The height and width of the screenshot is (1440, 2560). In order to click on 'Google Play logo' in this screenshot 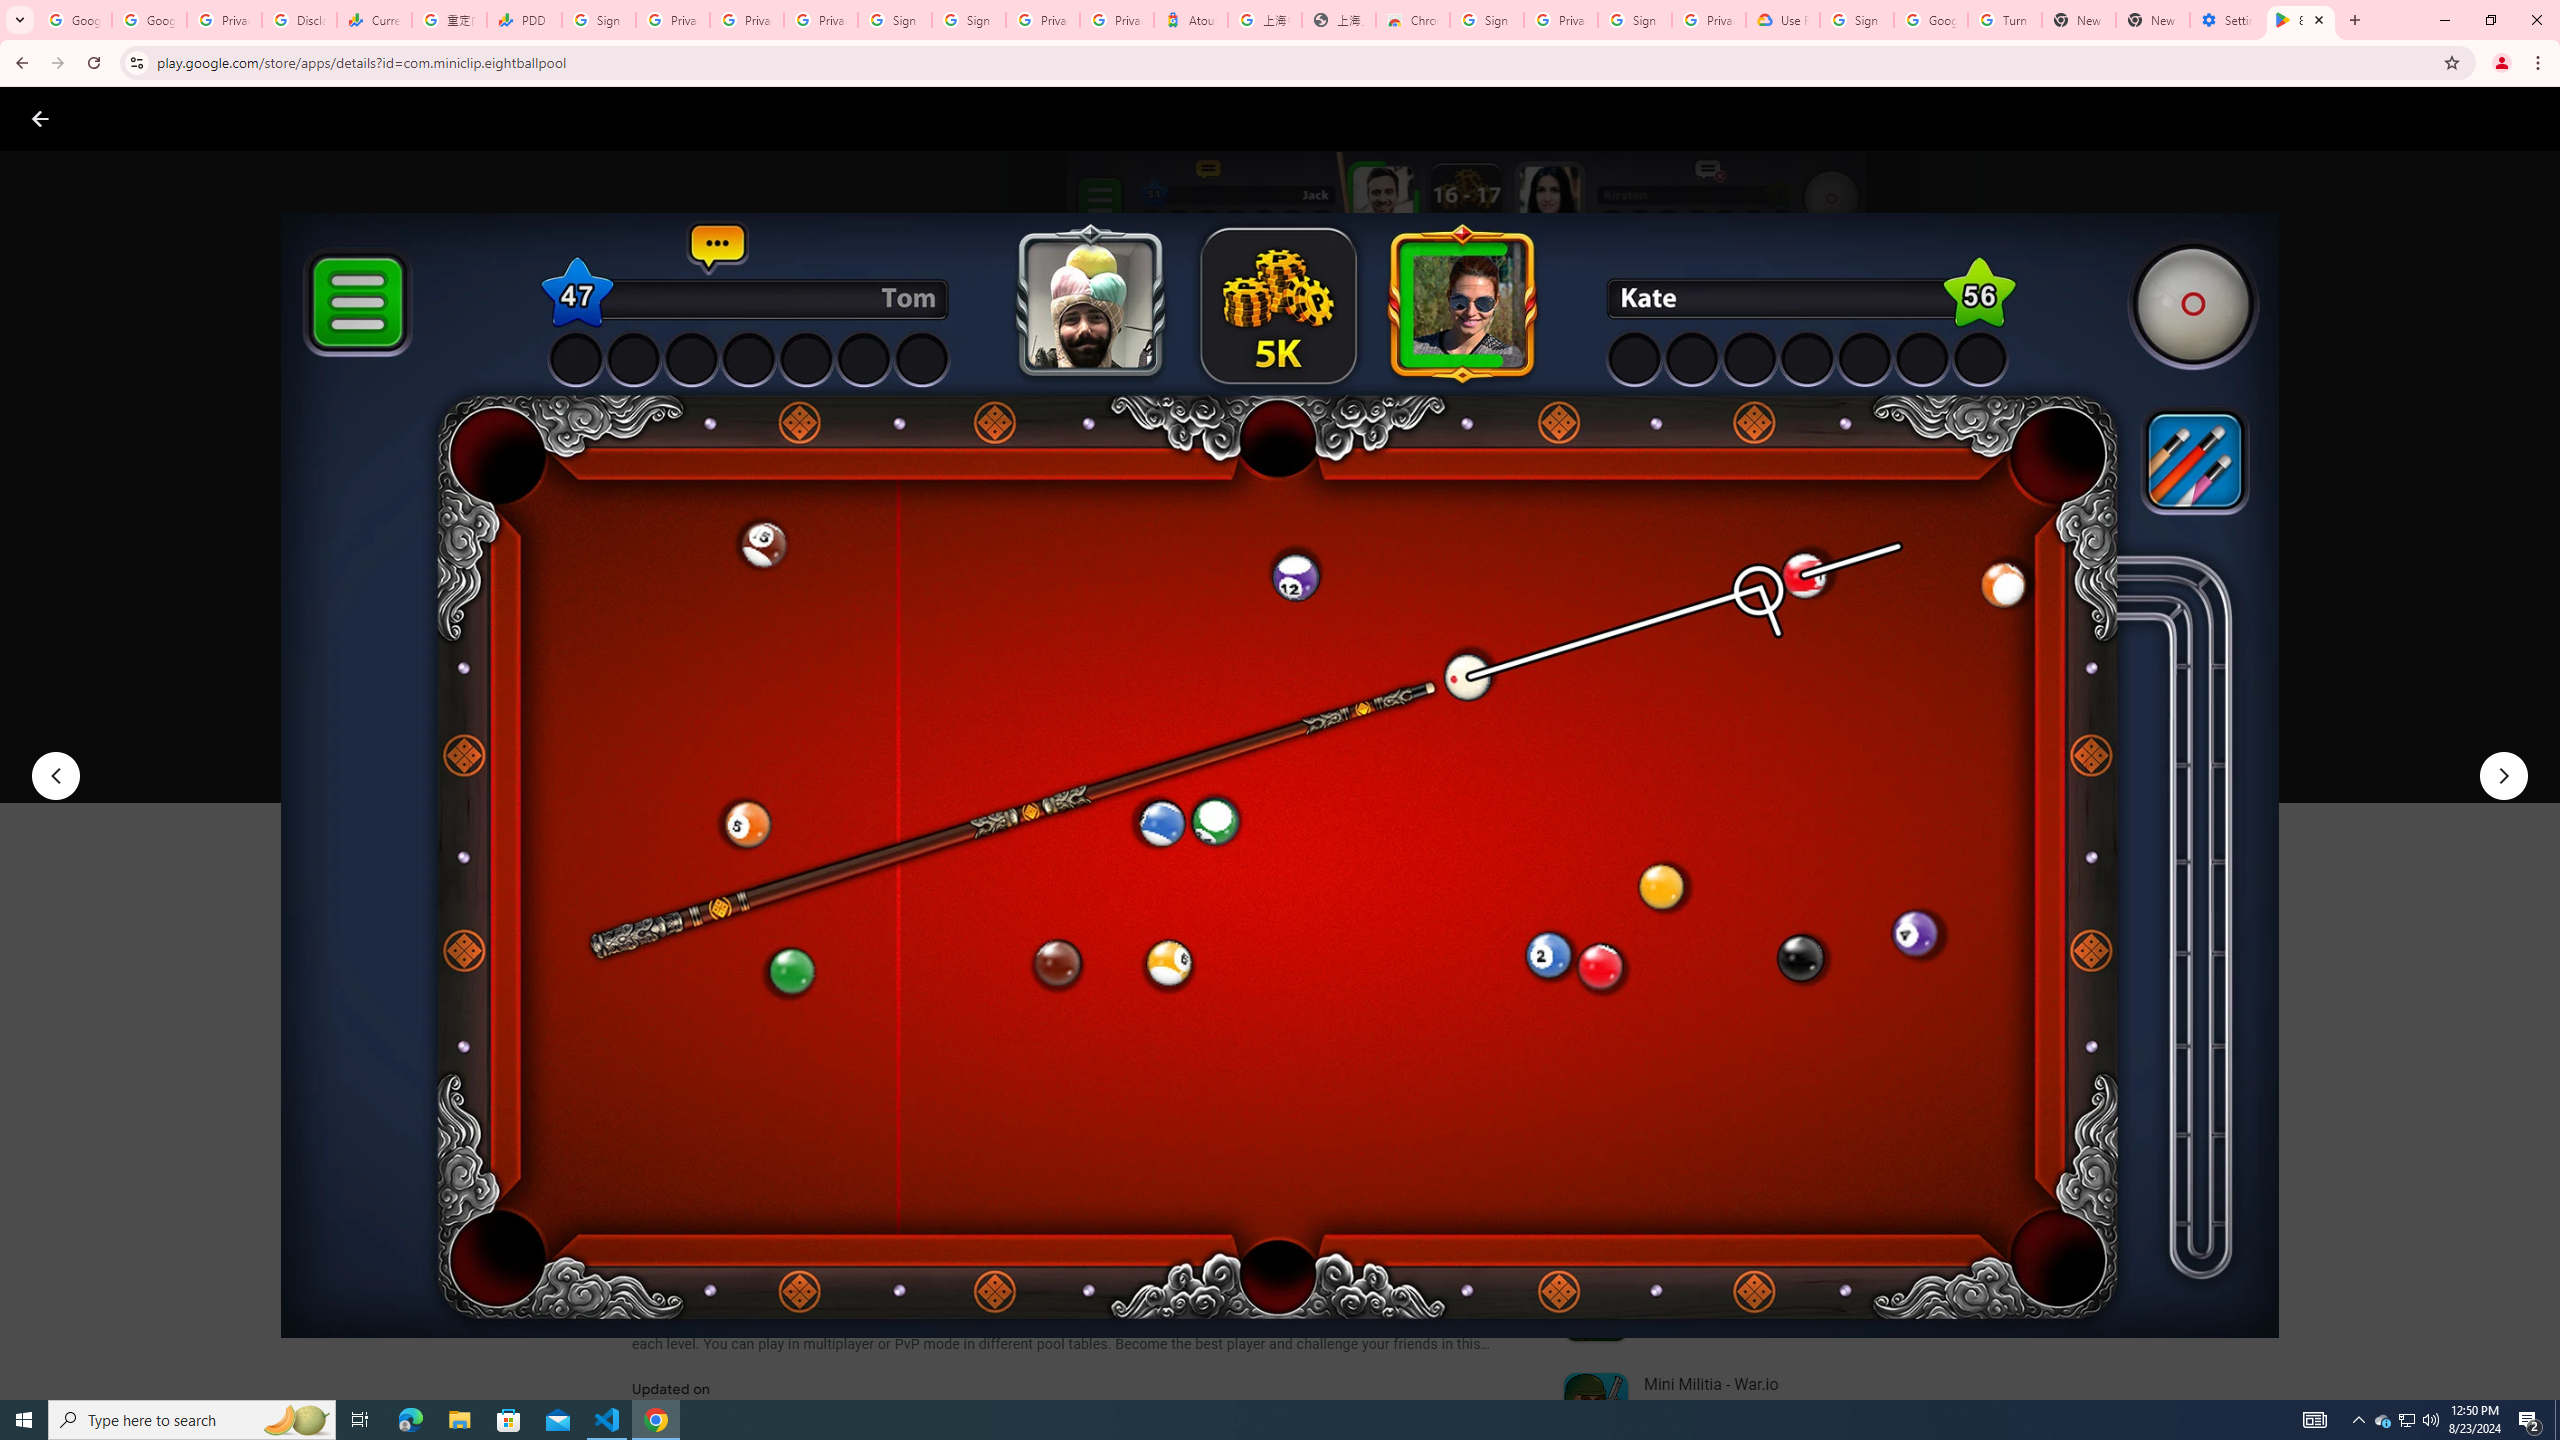, I will do `click(111, 118)`.